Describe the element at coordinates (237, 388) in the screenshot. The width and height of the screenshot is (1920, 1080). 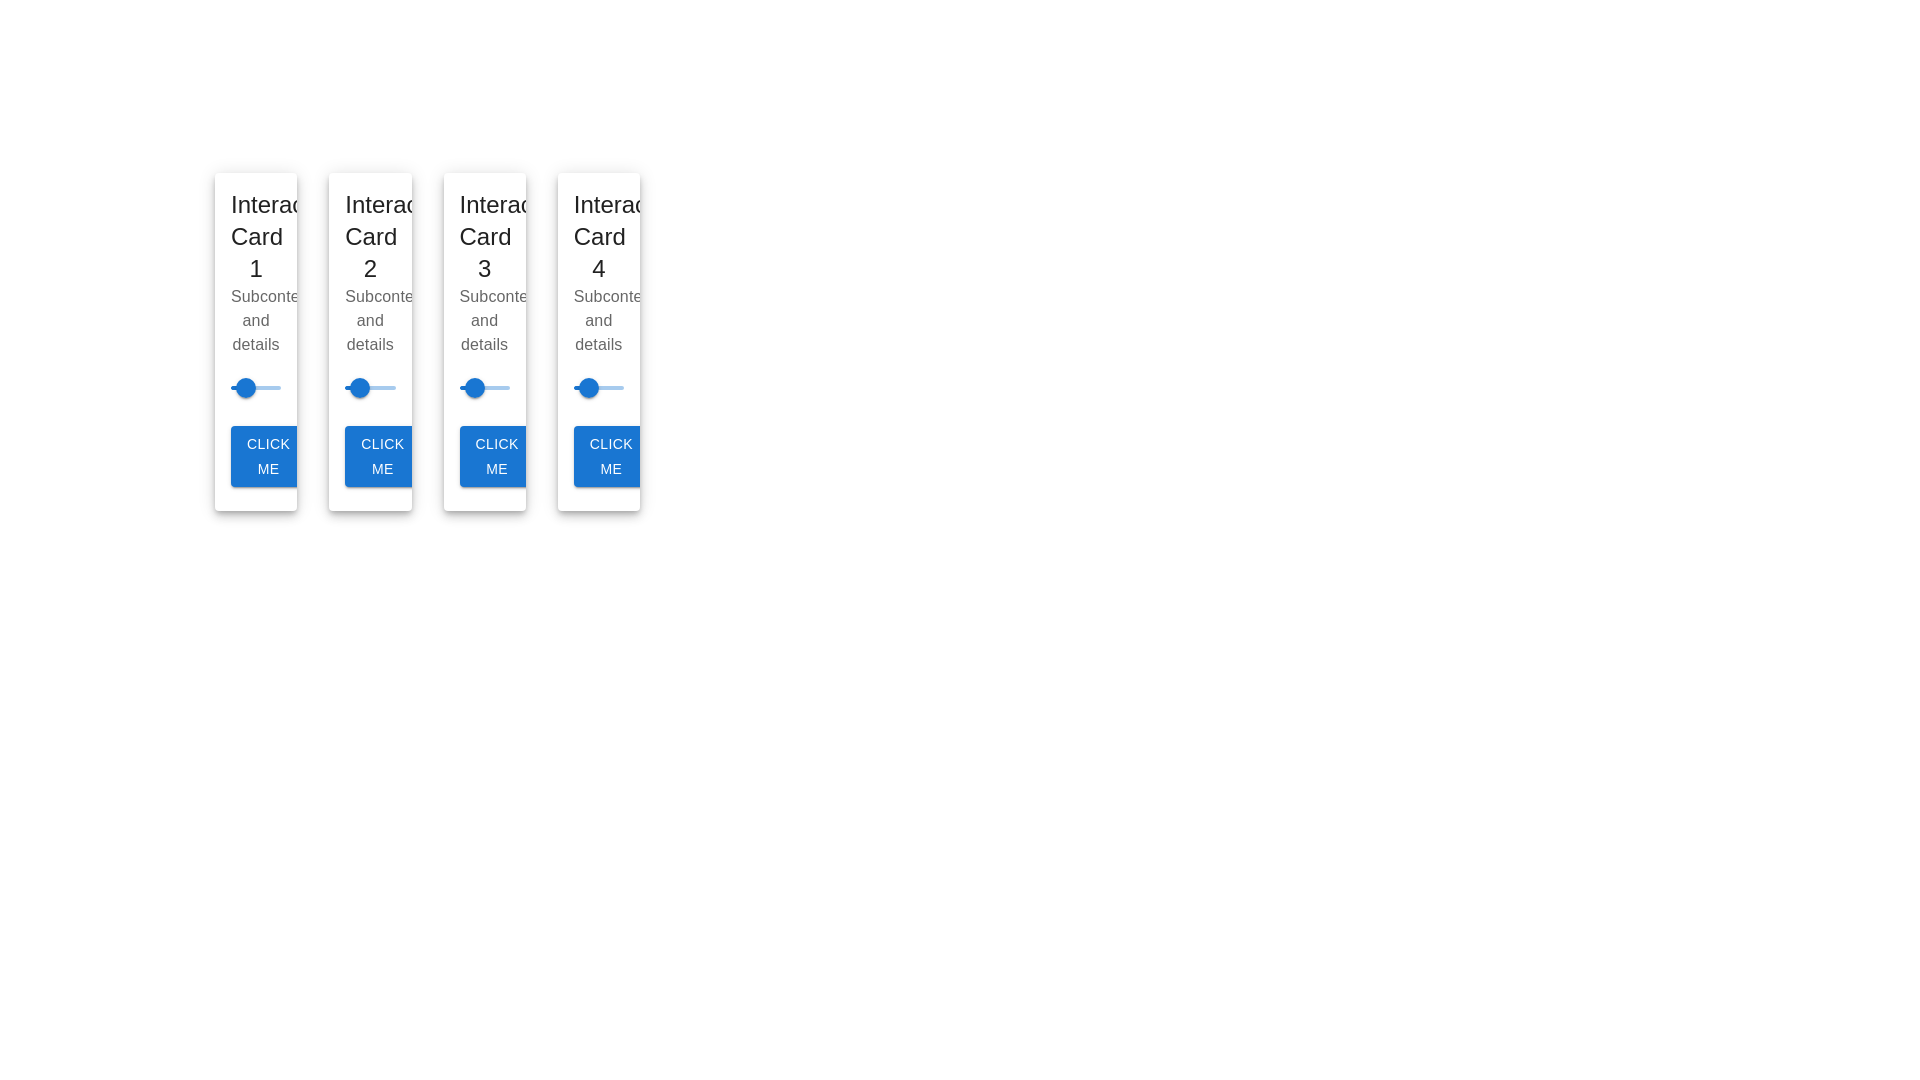
I see `the slider value` at that location.